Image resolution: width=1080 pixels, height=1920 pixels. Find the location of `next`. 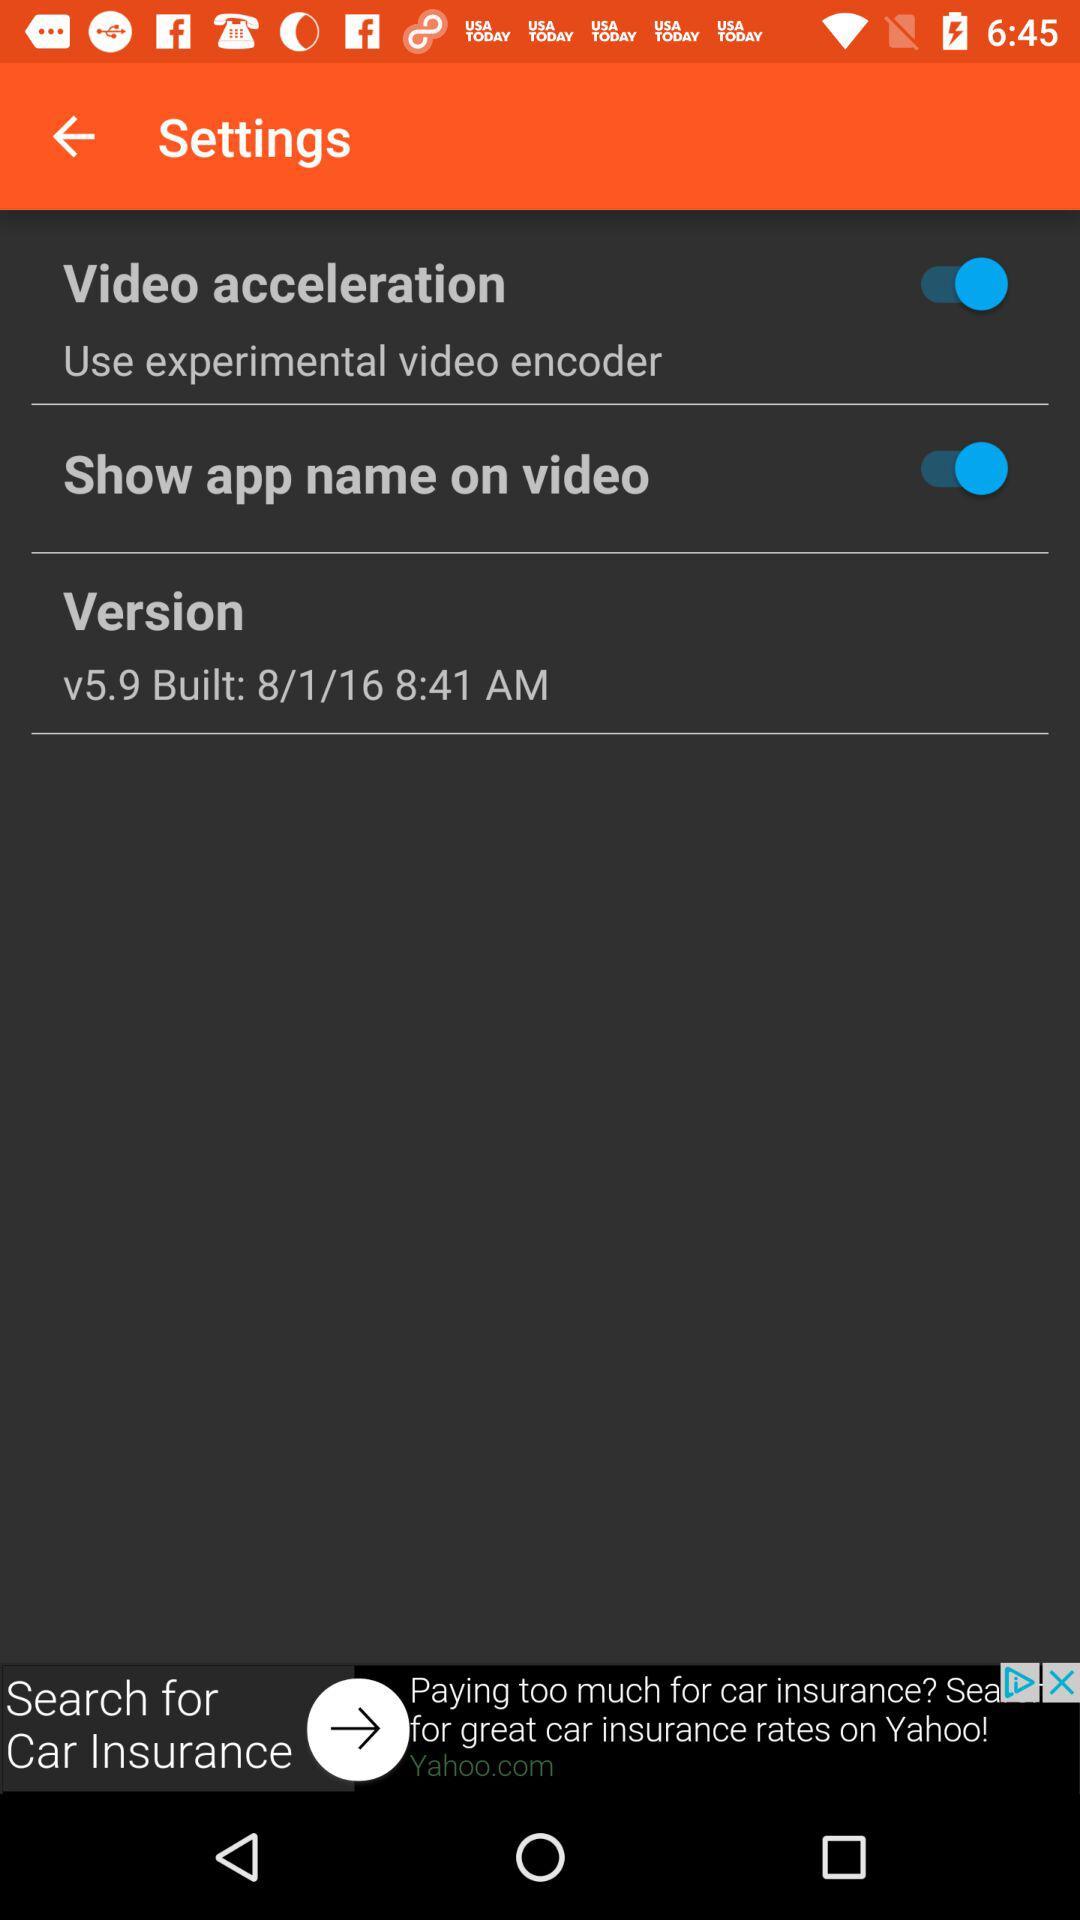

next is located at coordinates (540, 1727).